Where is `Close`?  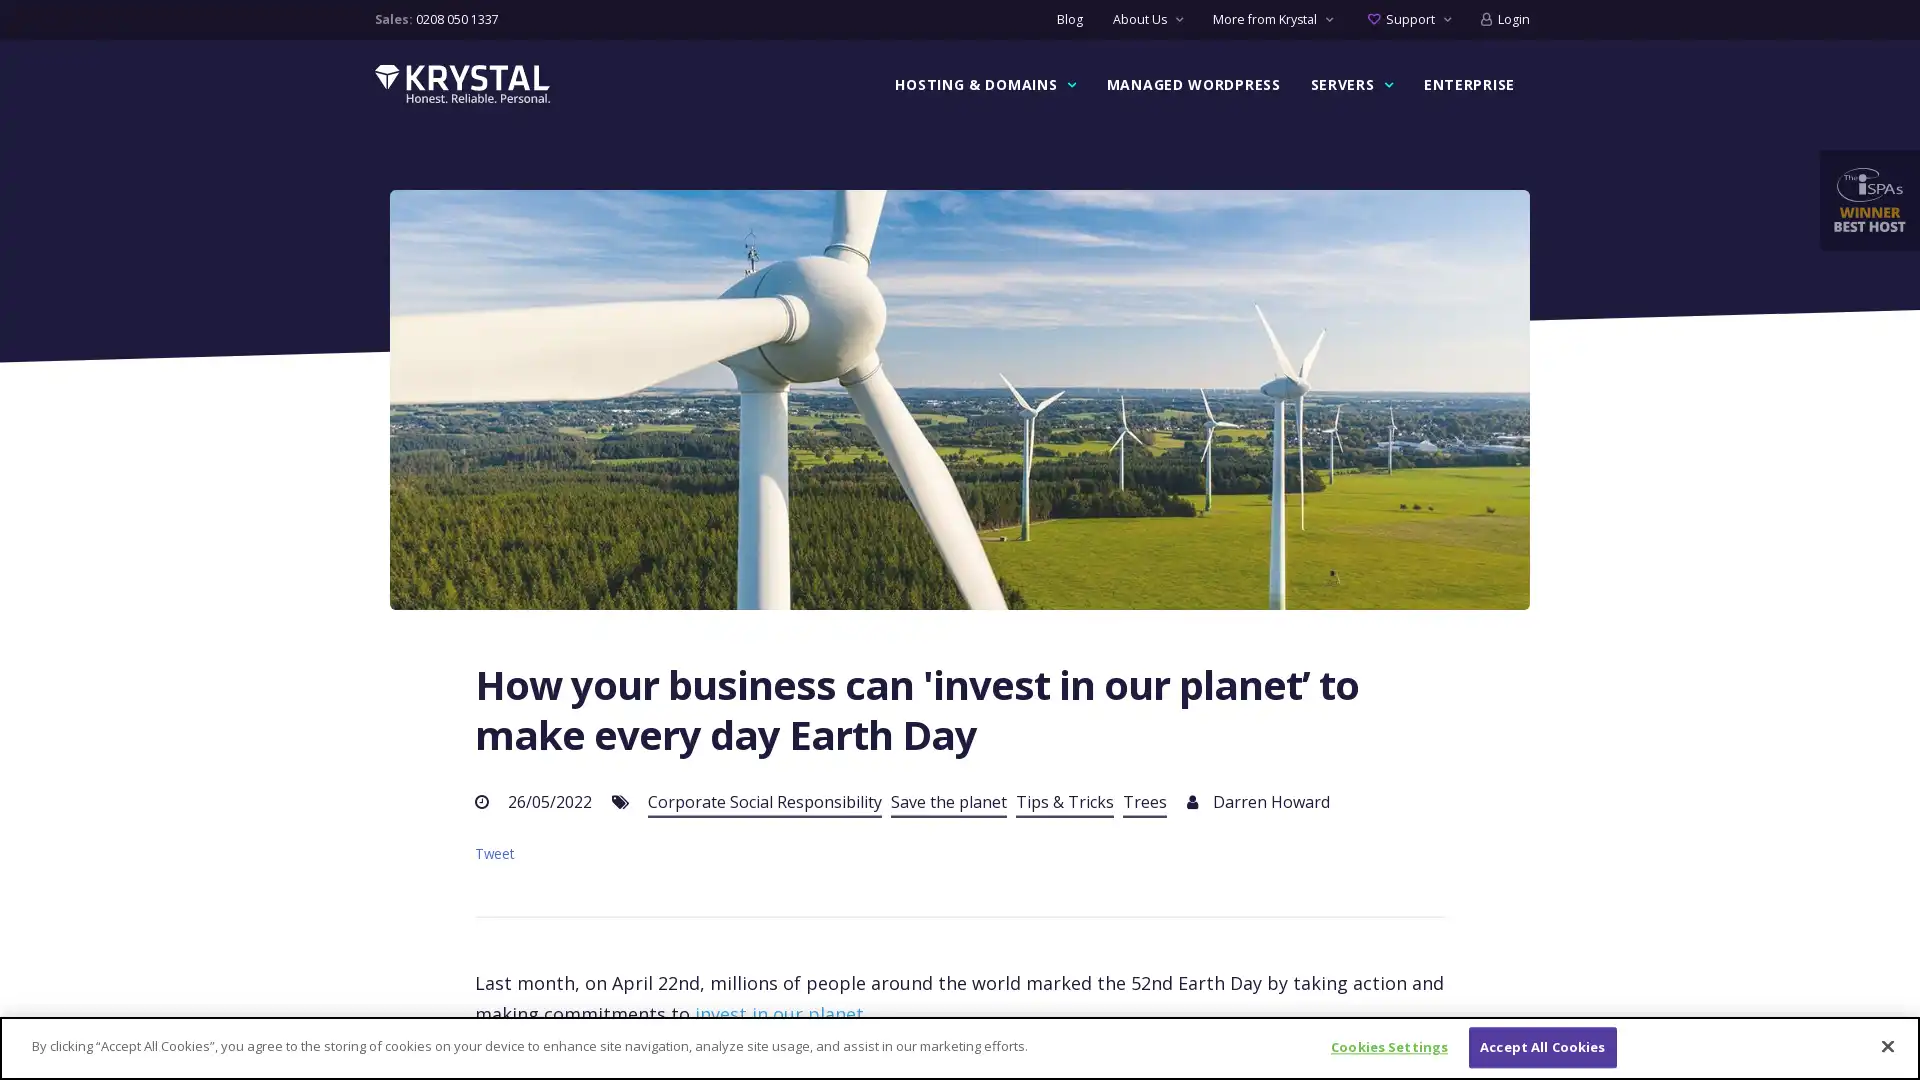
Close is located at coordinates (1886, 1044).